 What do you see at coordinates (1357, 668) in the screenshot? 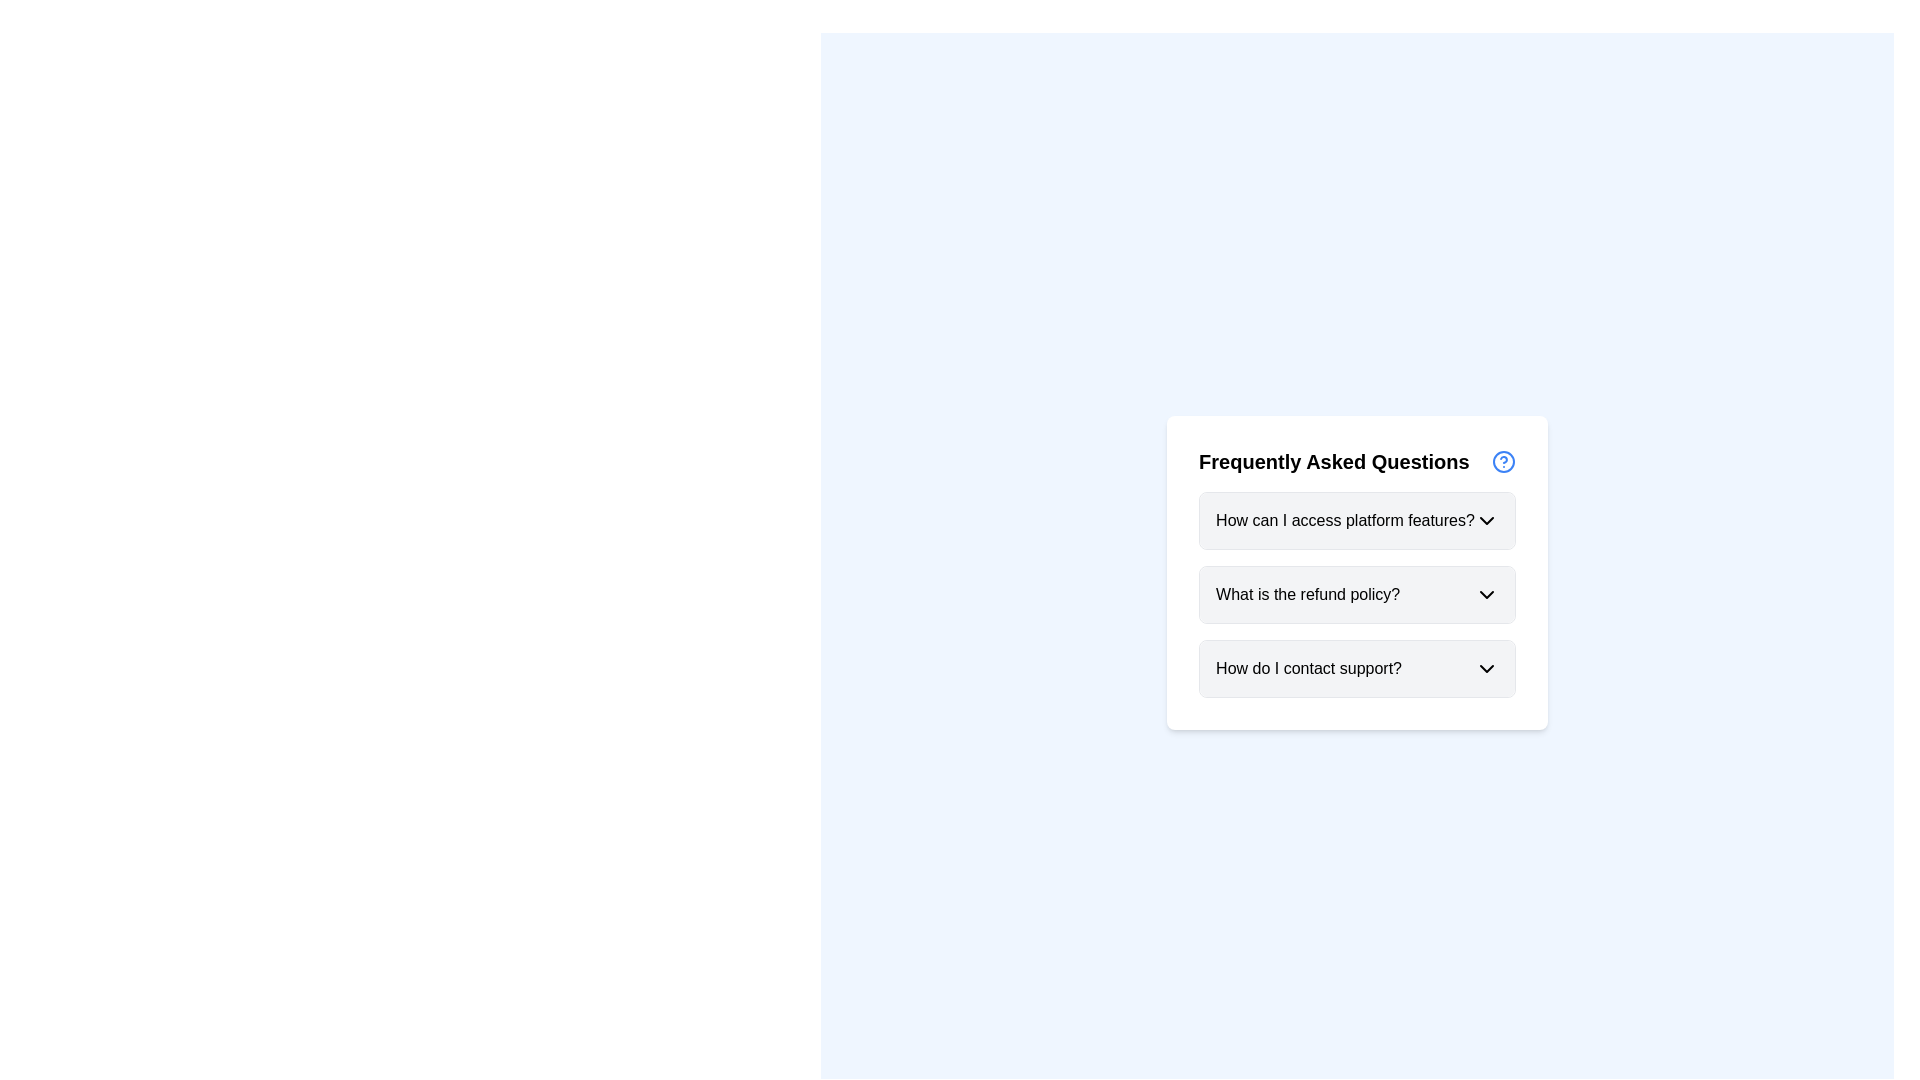
I see `the third collapsible item in the FAQ section to observe the style change when interacted with` at bounding box center [1357, 668].